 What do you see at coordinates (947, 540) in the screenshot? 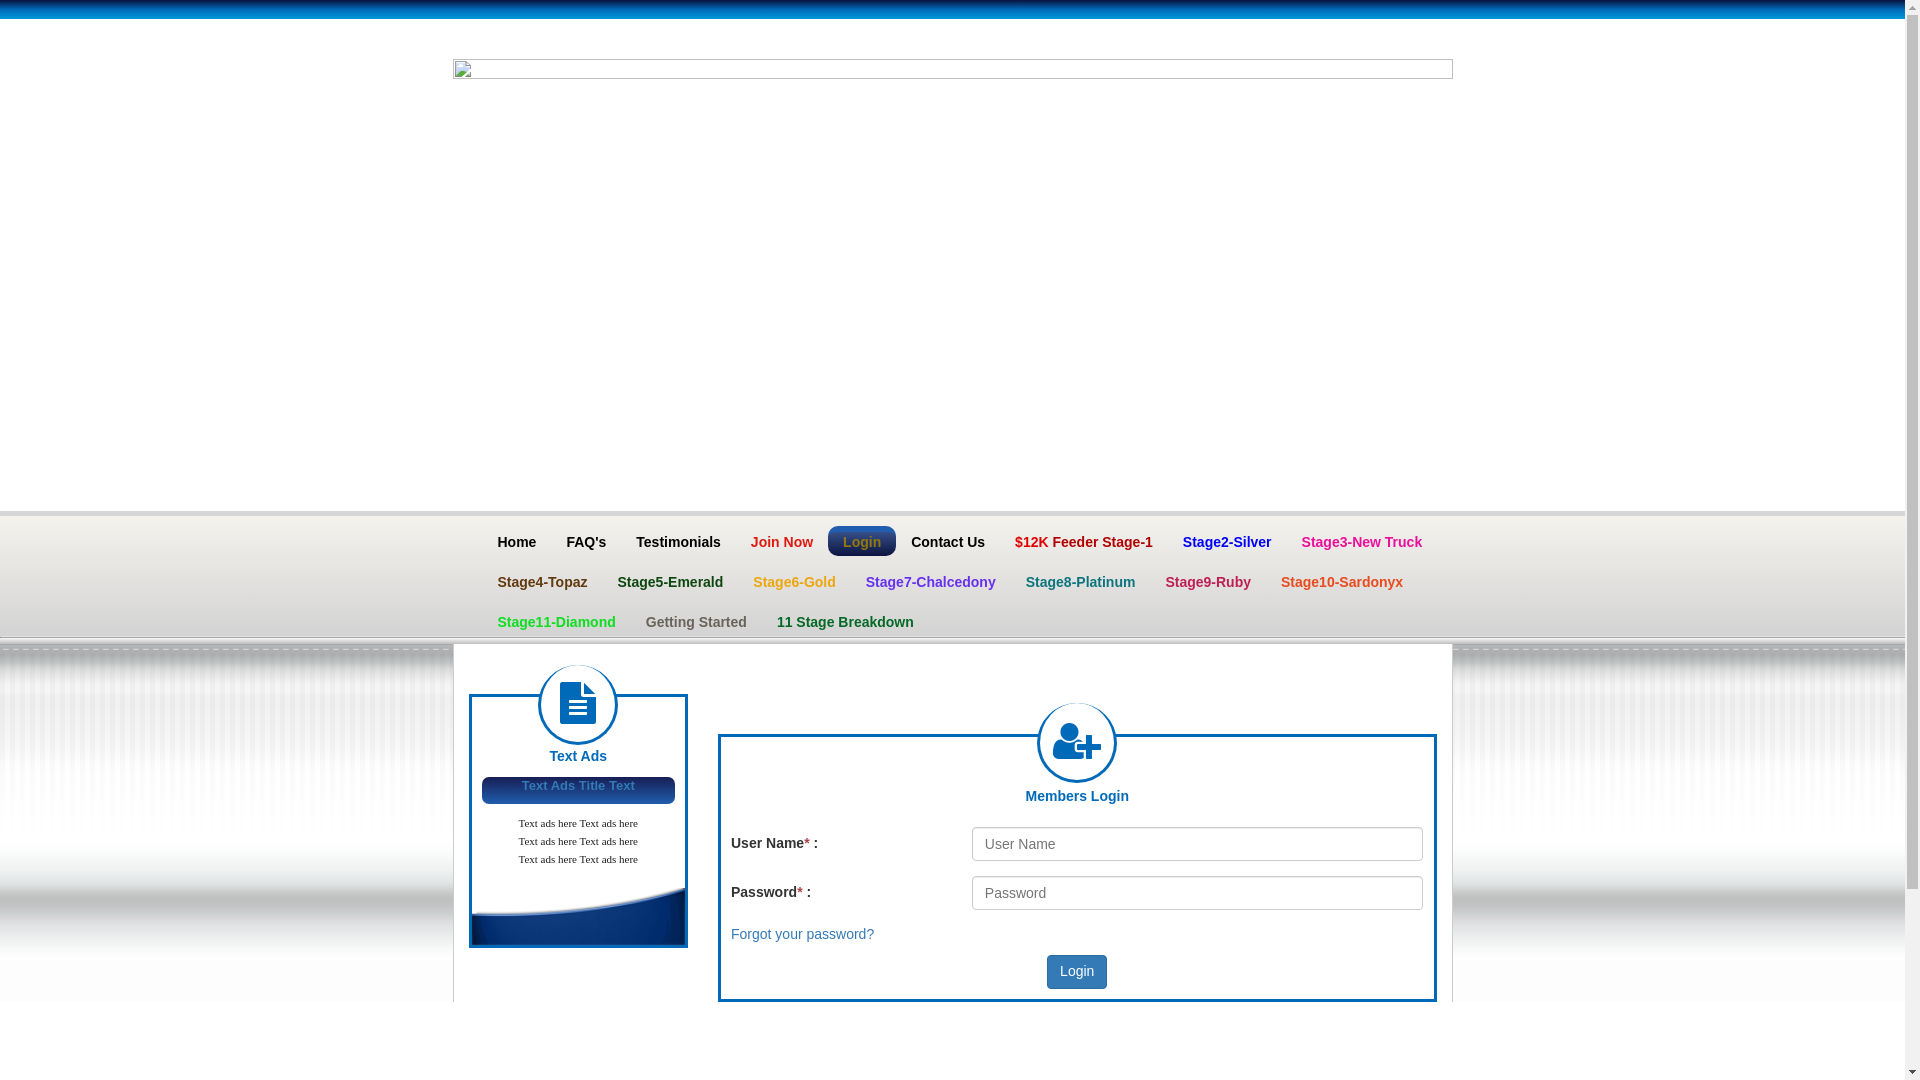
I see `'Contact Us'` at bounding box center [947, 540].